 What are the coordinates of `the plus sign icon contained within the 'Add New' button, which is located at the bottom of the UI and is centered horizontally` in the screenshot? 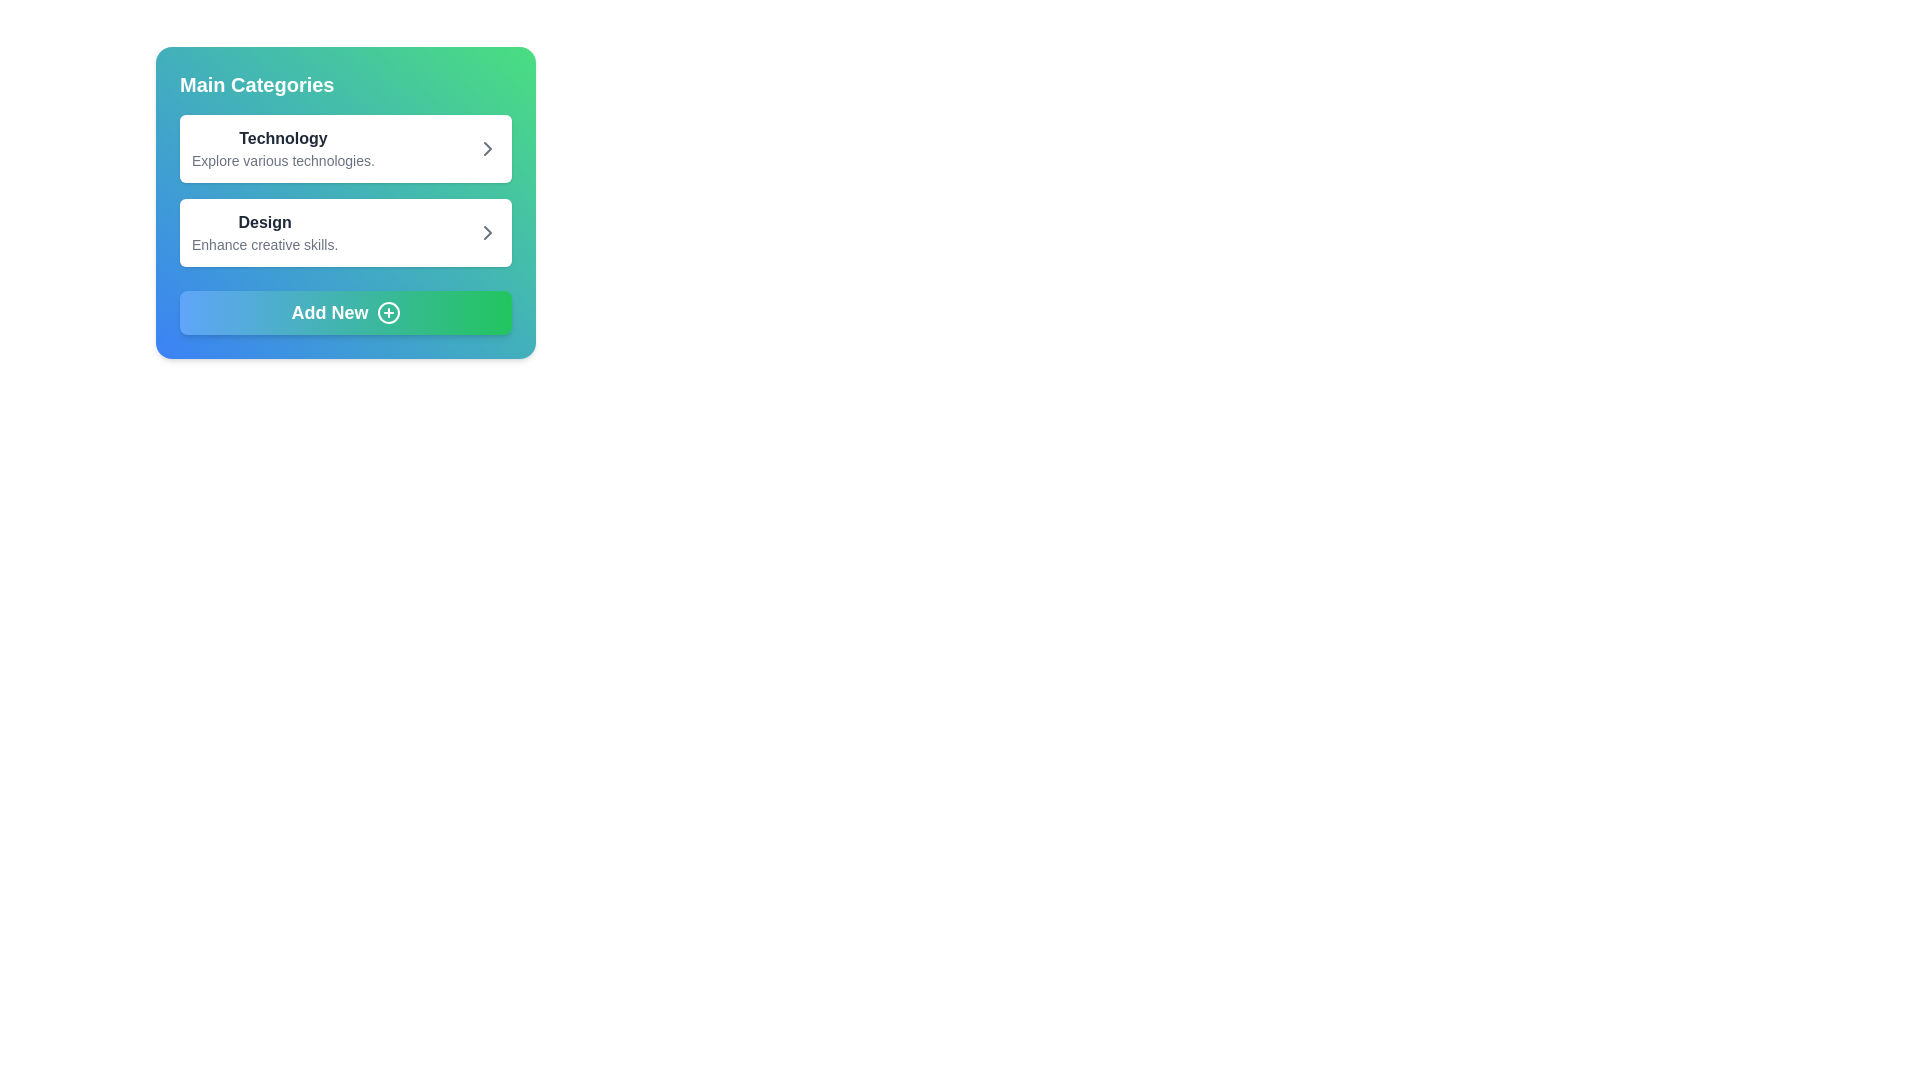 It's located at (388, 312).